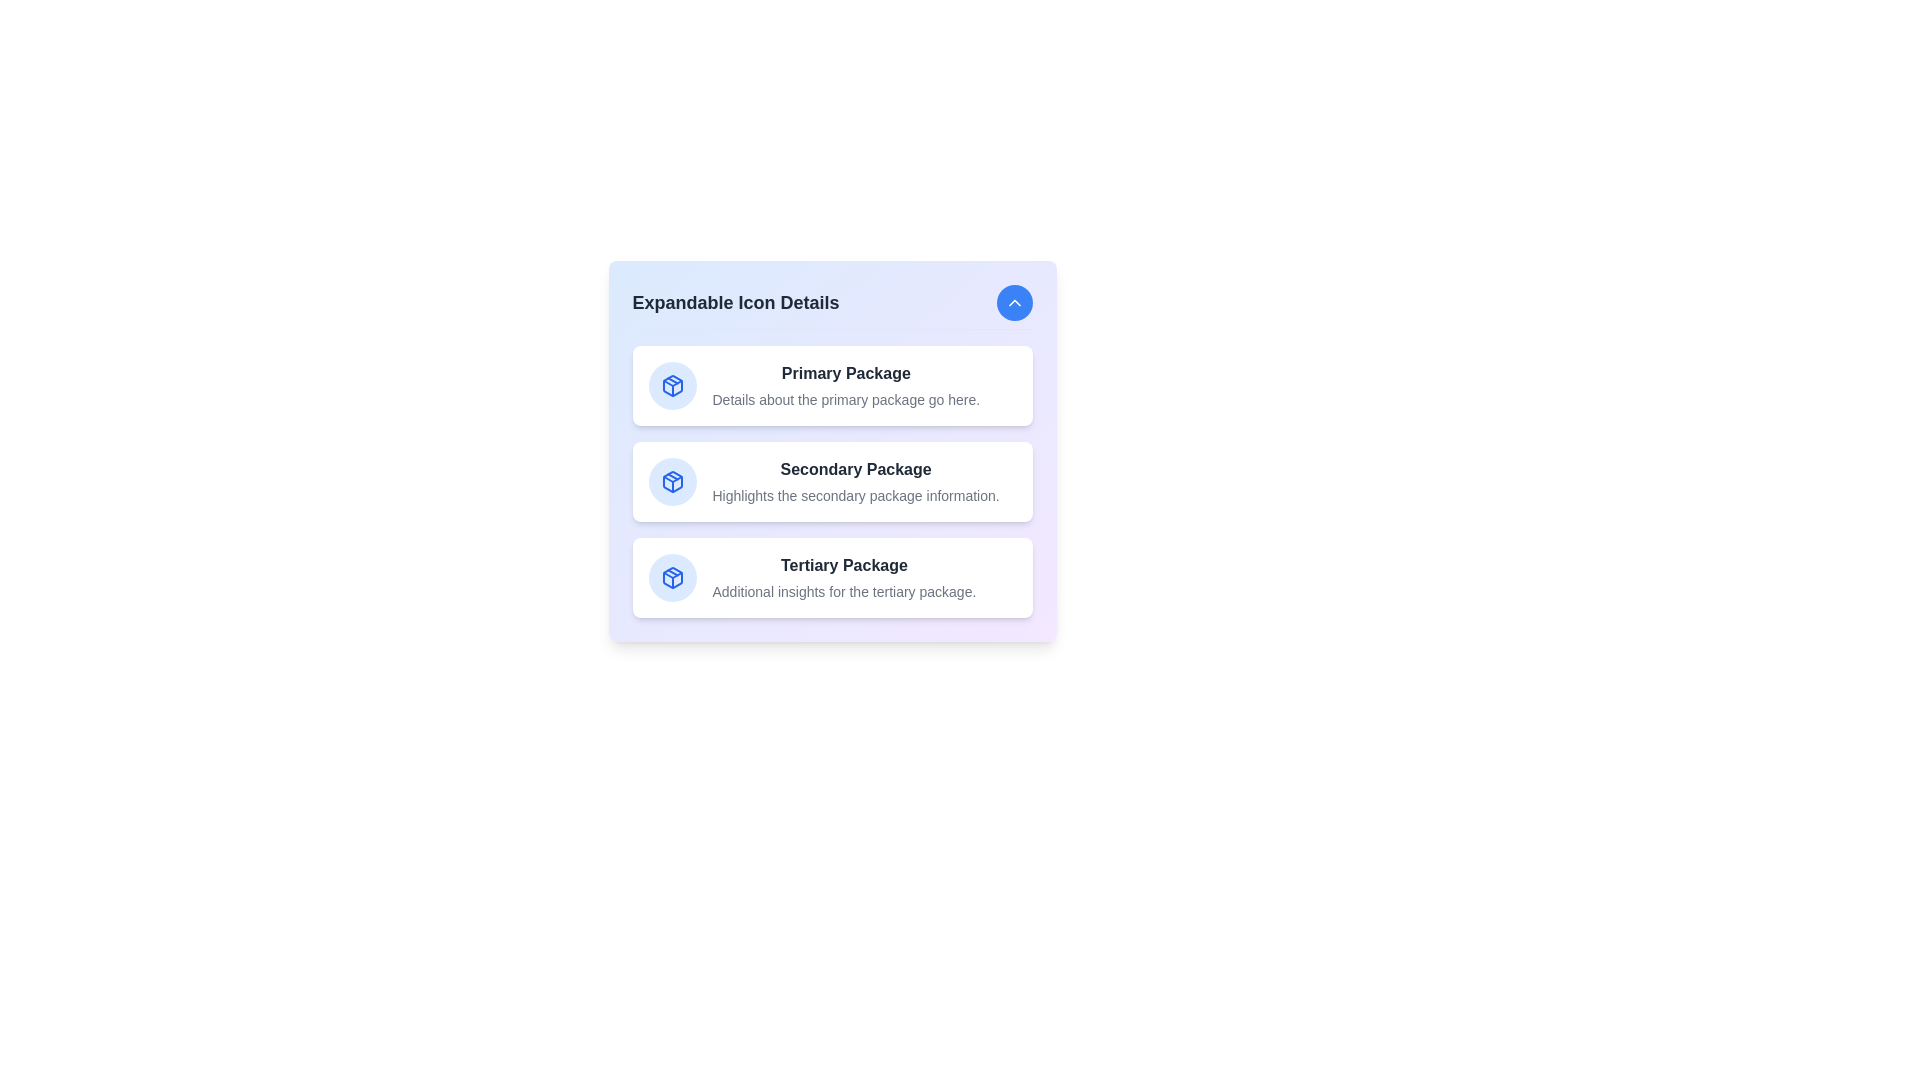 Image resolution: width=1920 pixels, height=1080 pixels. What do you see at coordinates (832, 482) in the screenshot?
I see `the 'Secondary Package' block` at bounding box center [832, 482].